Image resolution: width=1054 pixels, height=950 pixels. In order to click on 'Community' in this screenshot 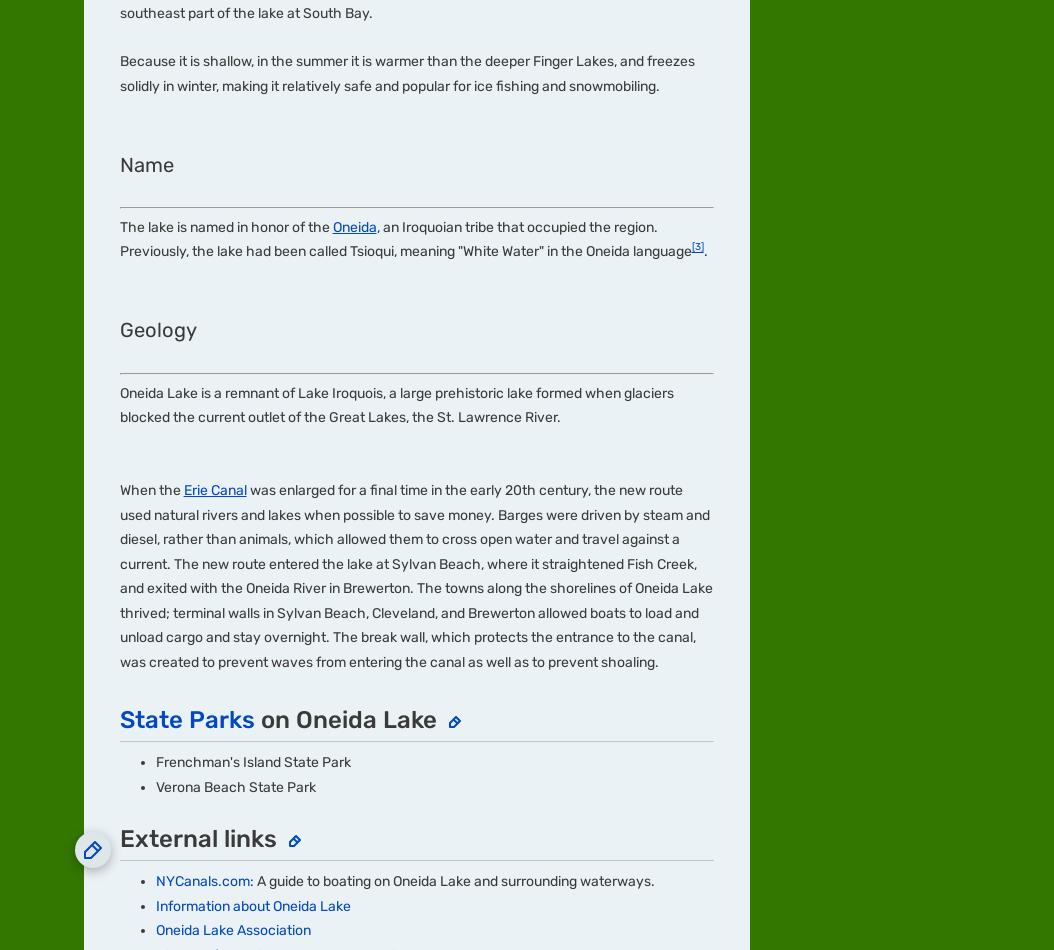, I will do `click(121, 488)`.